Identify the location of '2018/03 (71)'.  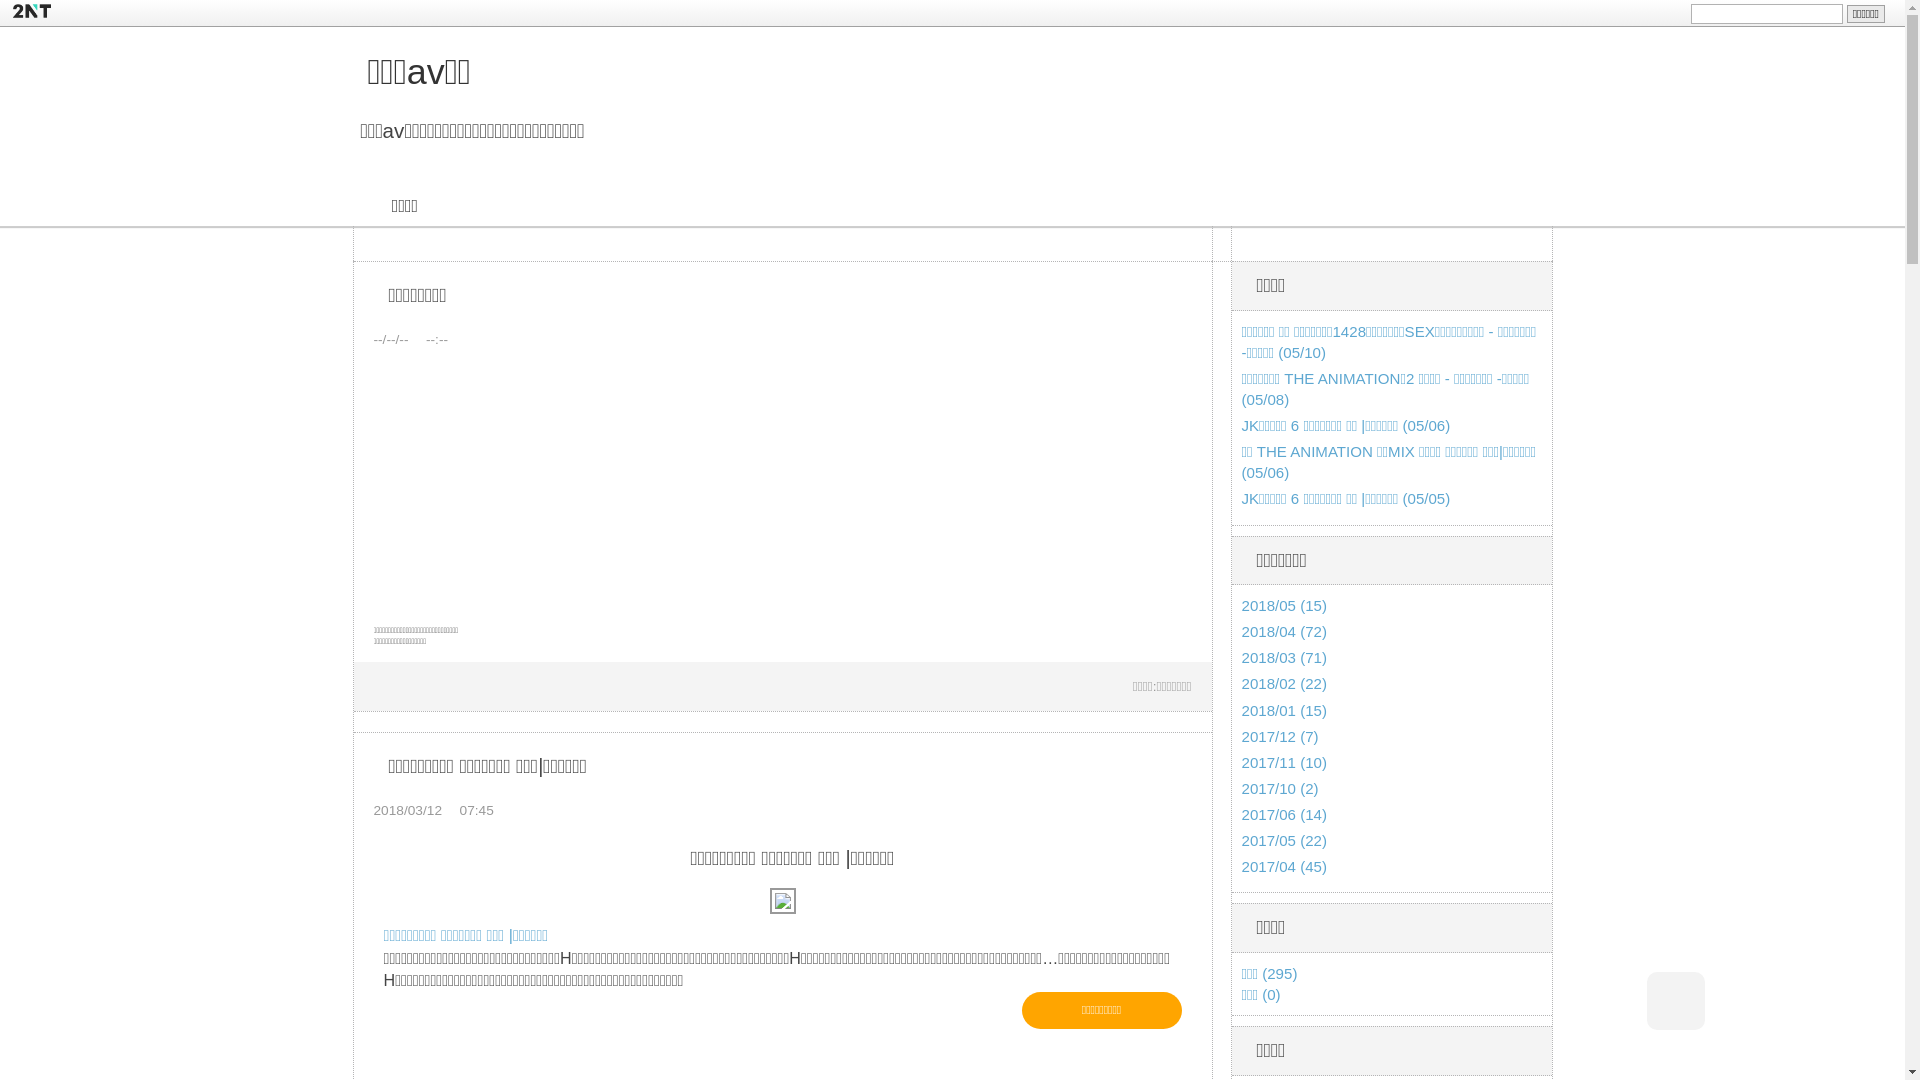
(1241, 657).